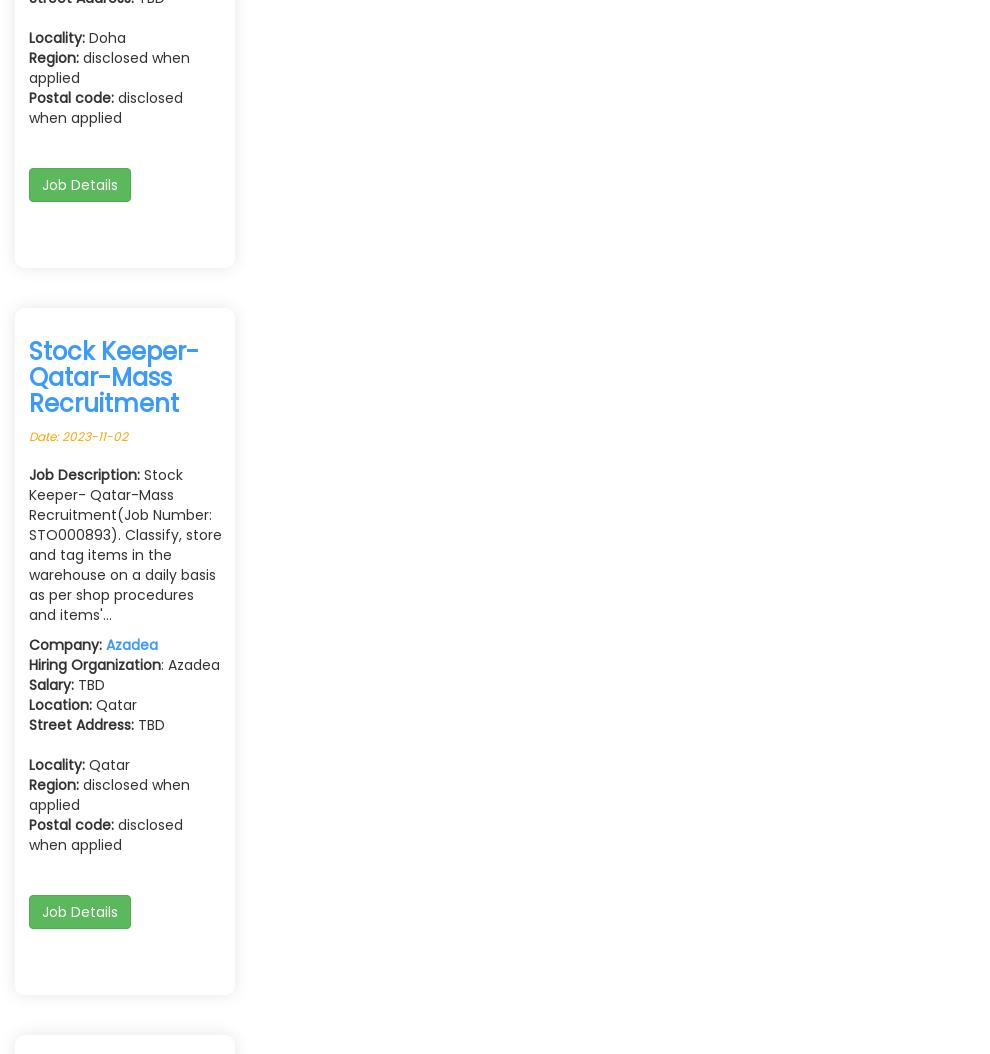  I want to click on 'Hiring Organization', so click(95, 664).